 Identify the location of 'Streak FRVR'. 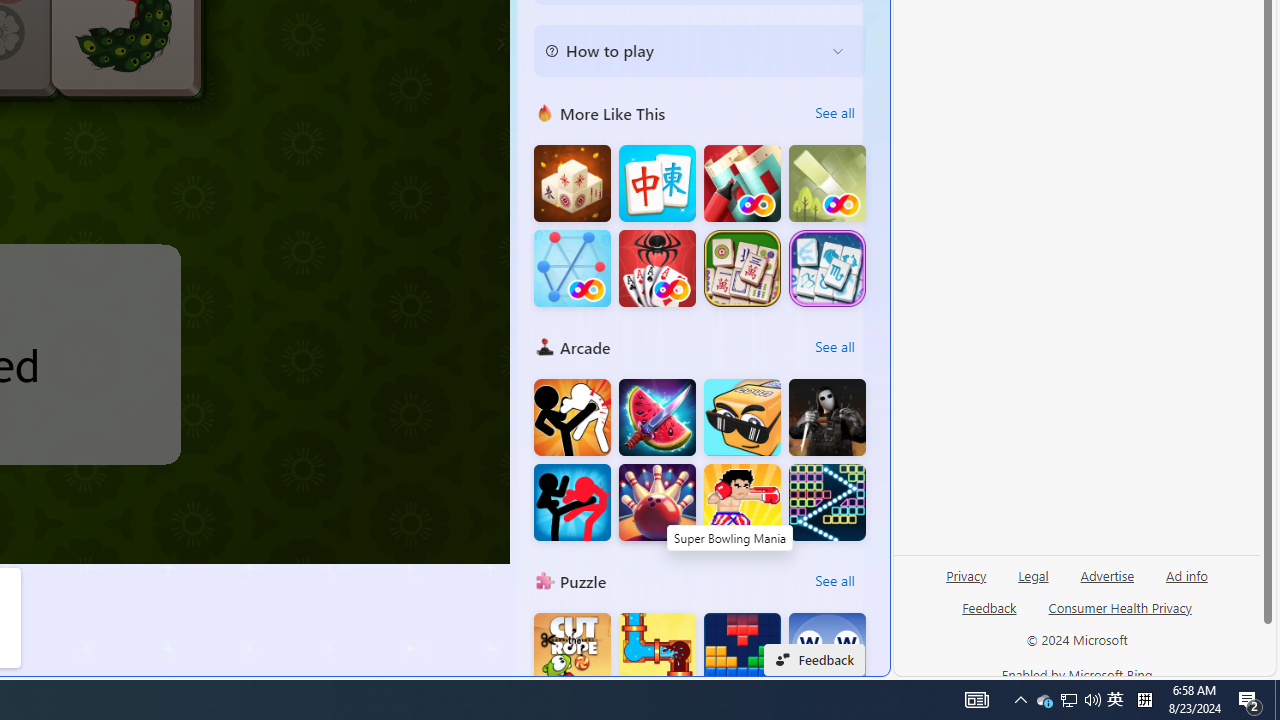
(571, 267).